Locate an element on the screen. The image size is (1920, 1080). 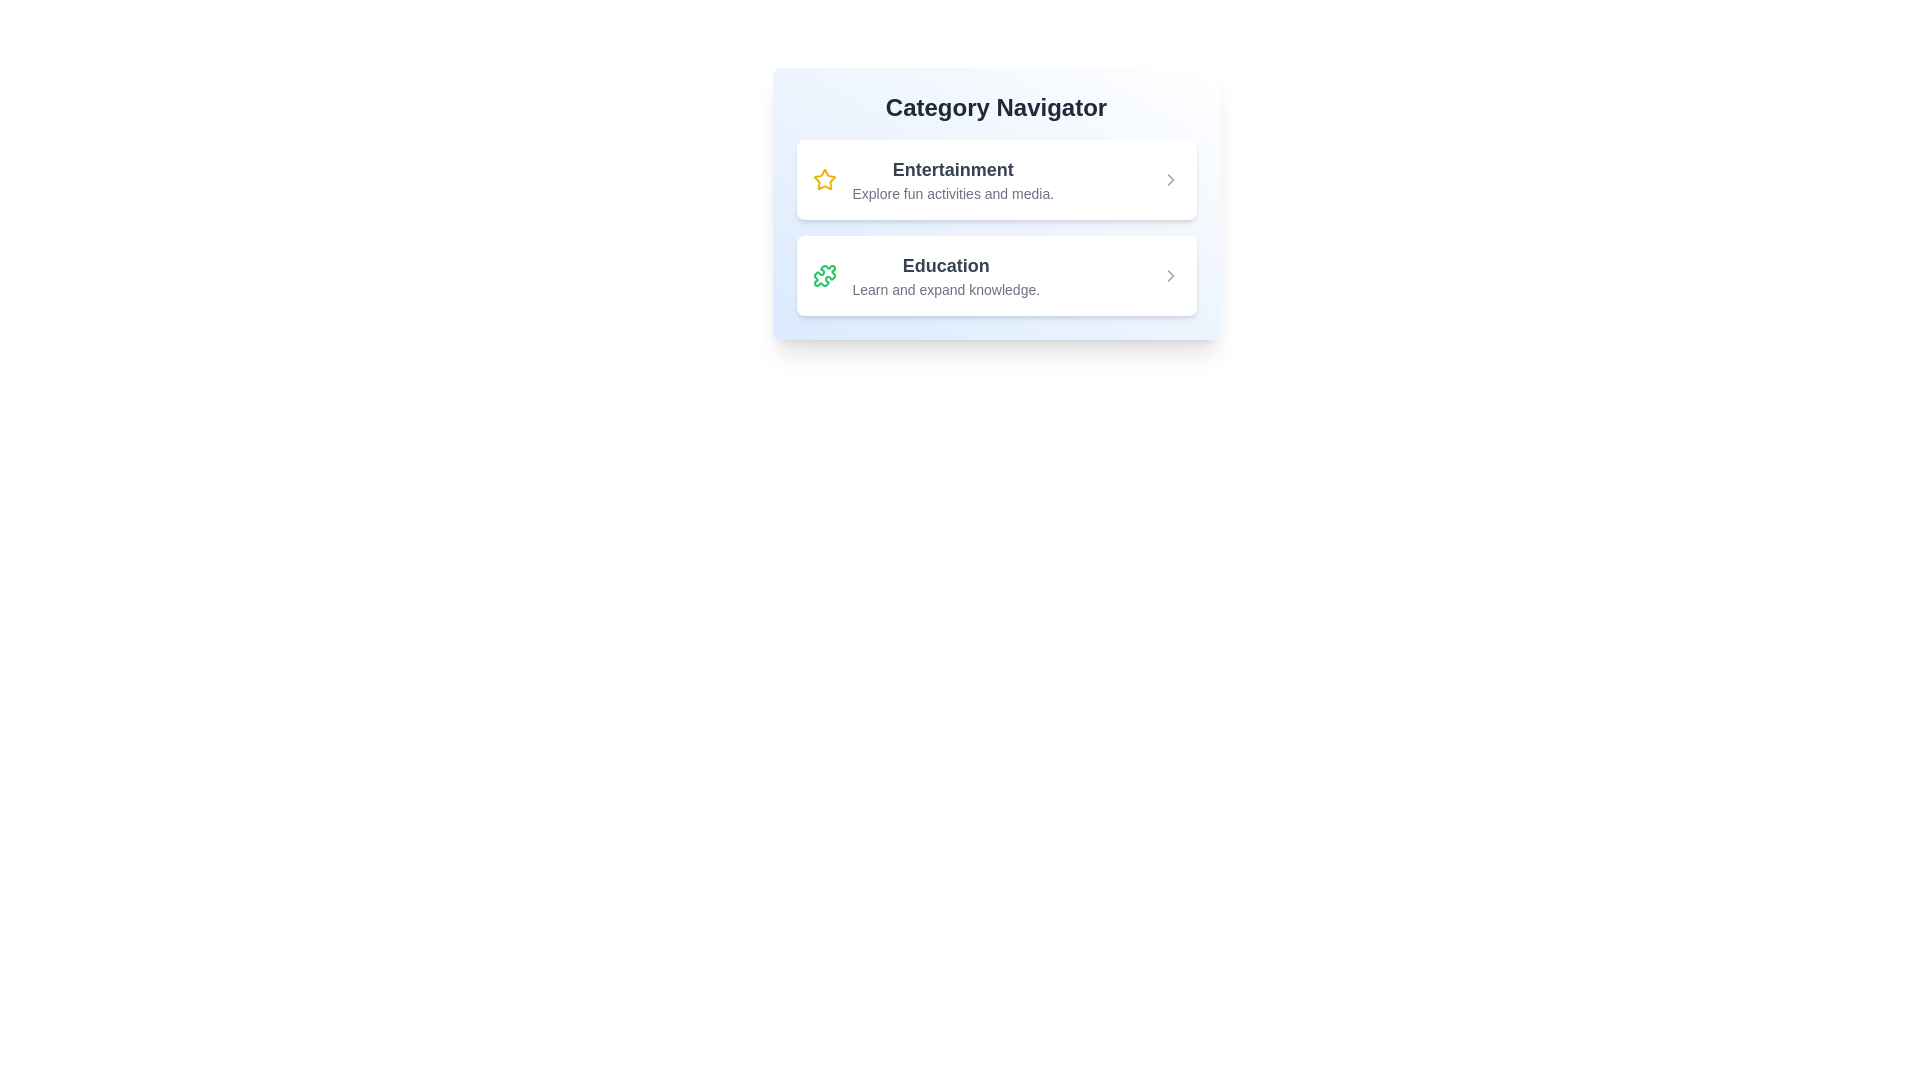
the yellow star icon located in the top left part of the first card labeled 'Entertainment', which serves as an icon to represent the card's theme is located at coordinates (824, 180).